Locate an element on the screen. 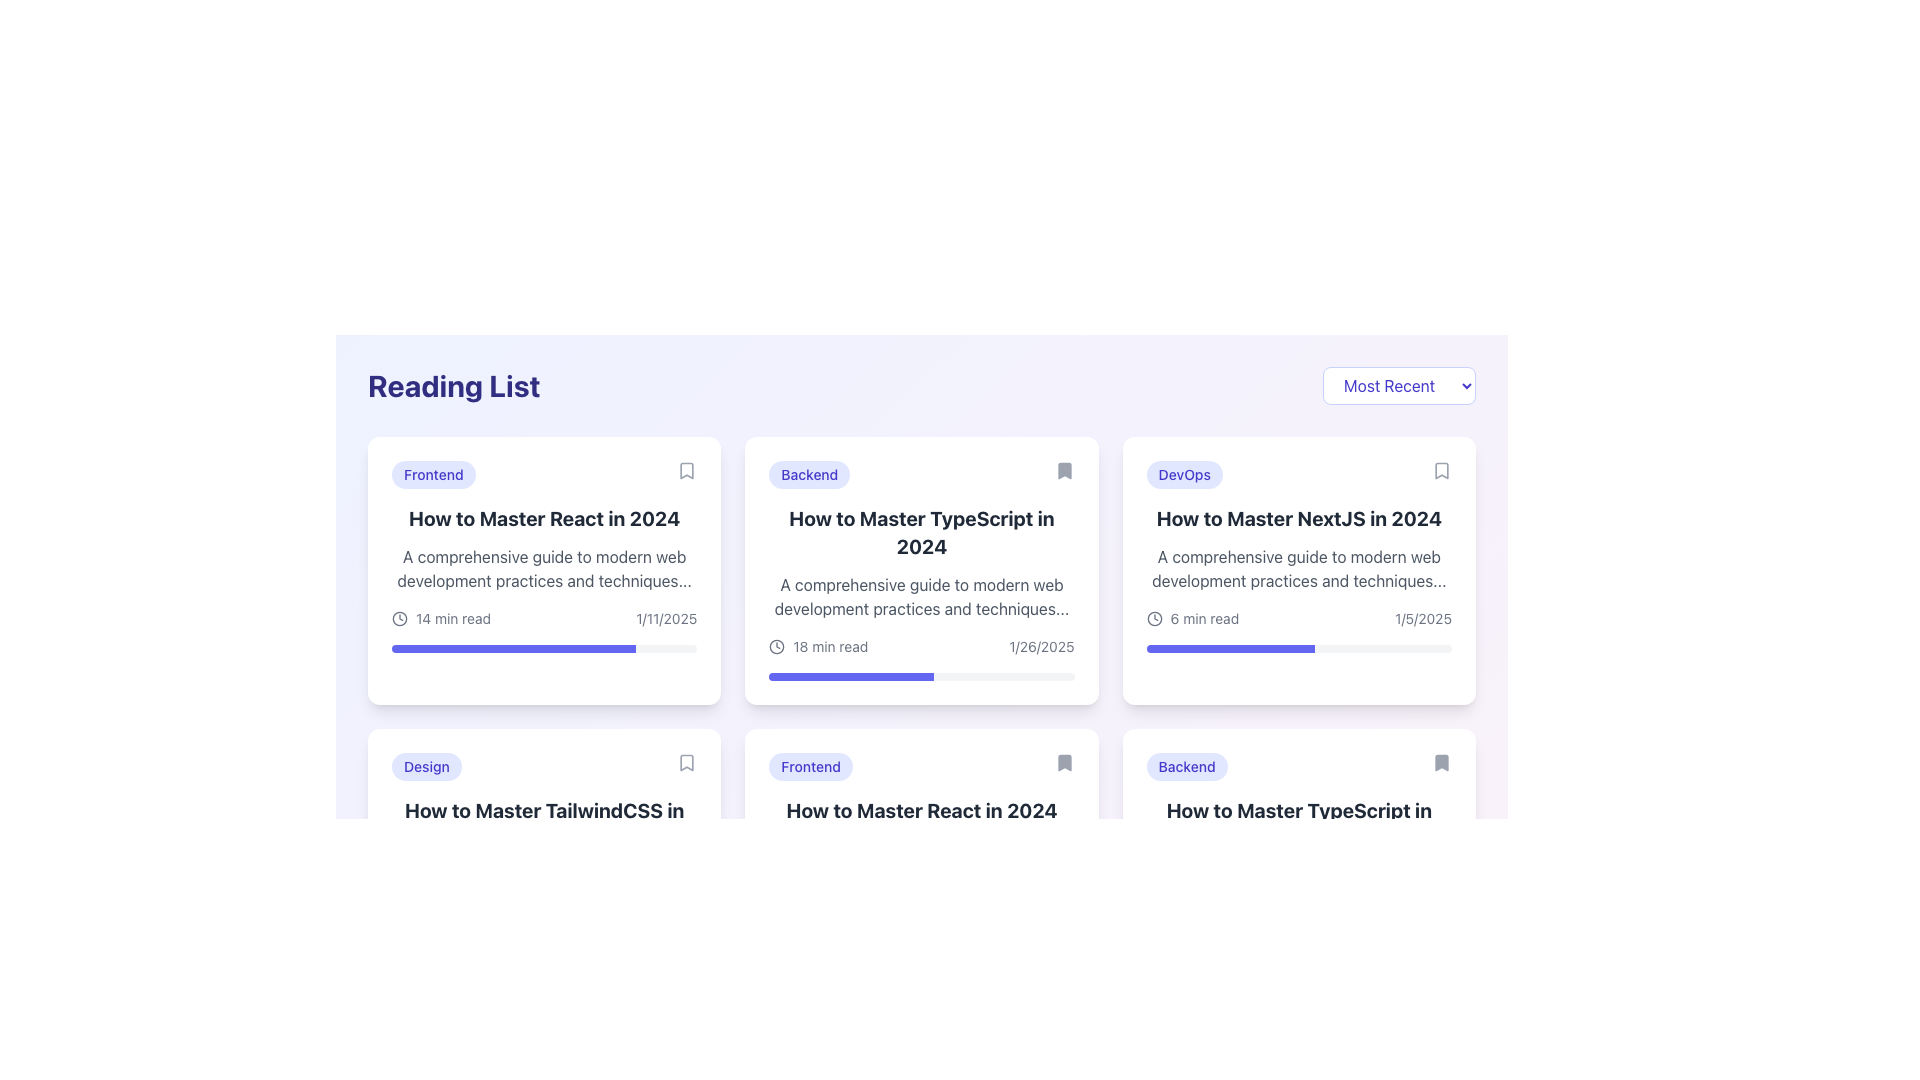 The height and width of the screenshot is (1080, 1920). the text element that serves as a primary title, displaying 'How to Master TypeScript in 2024', located in the second card of a horizontally scrolling list, positioned between the 'Backend' tag and a descriptive paragraph is located at coordinates (920, 531).